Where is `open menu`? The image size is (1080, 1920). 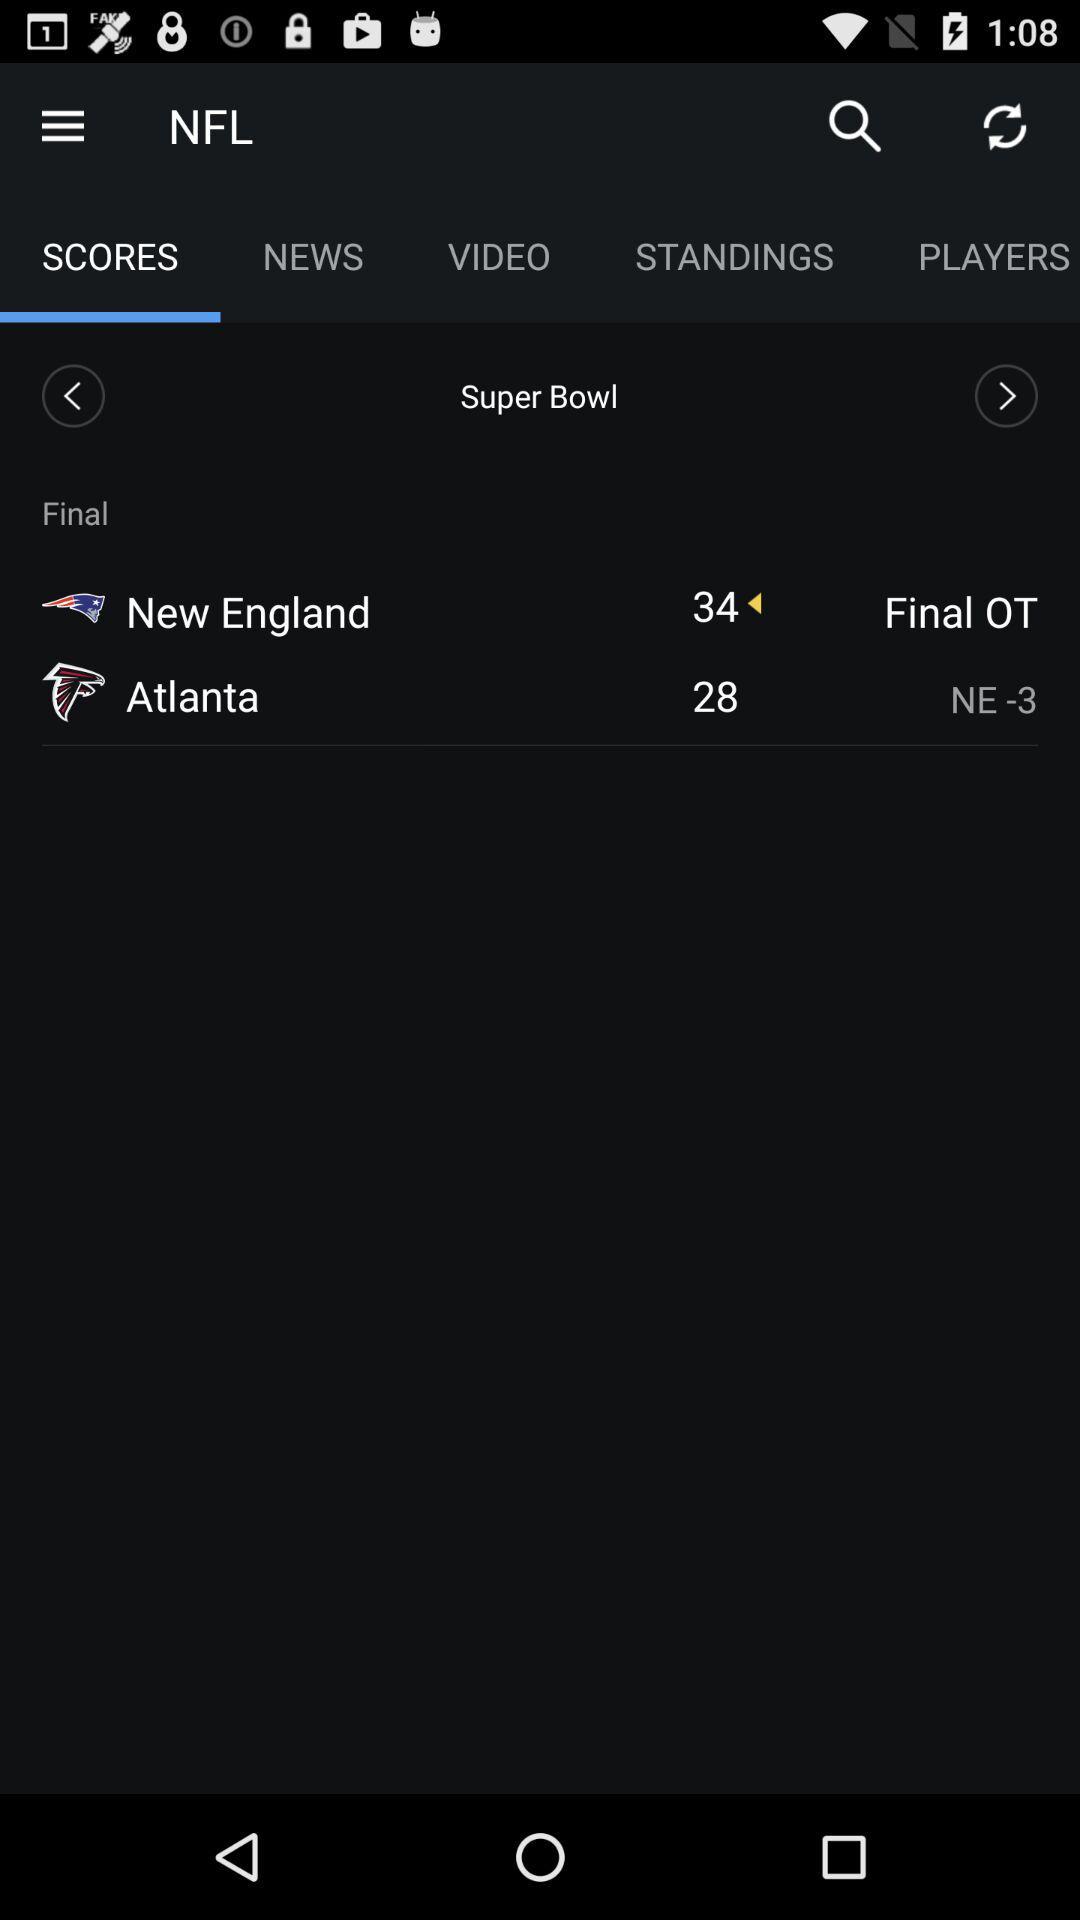
open menu is located at coordinates (61, 124).